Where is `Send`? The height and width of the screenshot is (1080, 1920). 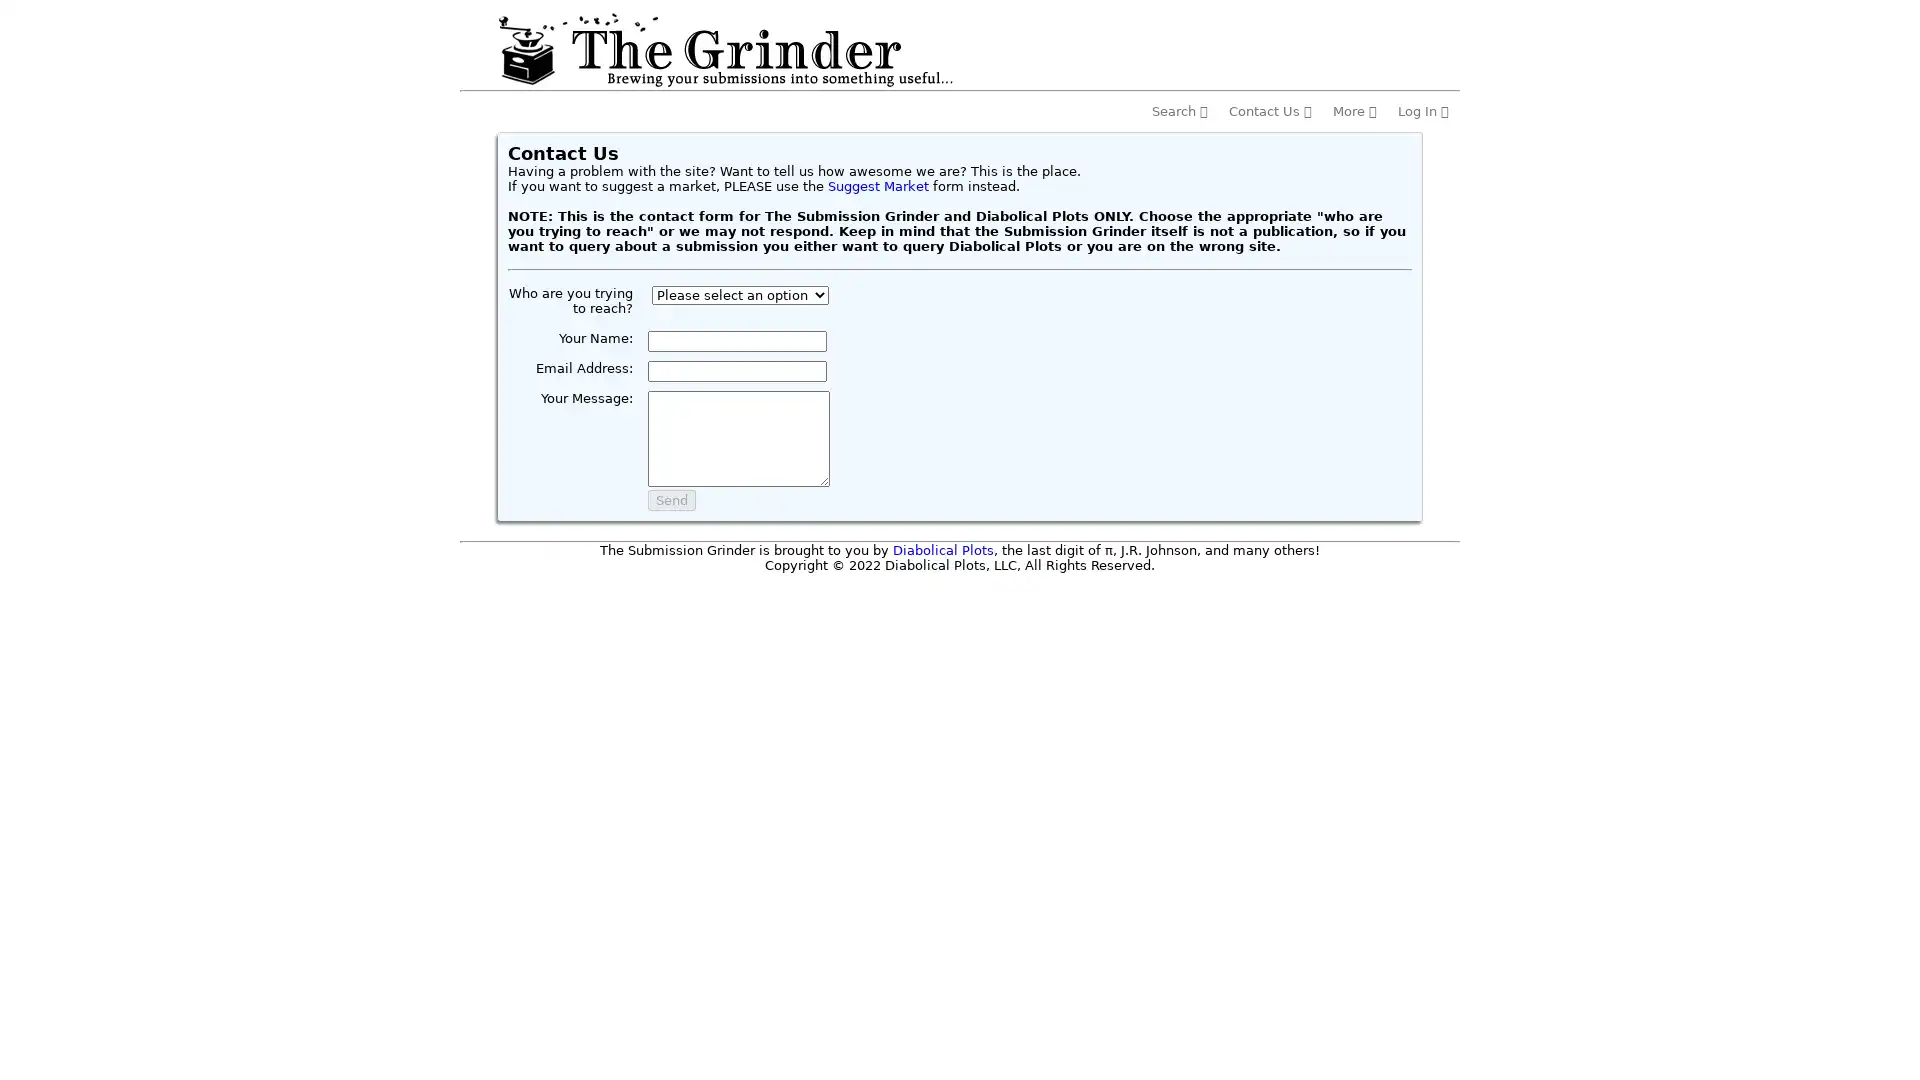
Send is located at coordinates (671, 499).